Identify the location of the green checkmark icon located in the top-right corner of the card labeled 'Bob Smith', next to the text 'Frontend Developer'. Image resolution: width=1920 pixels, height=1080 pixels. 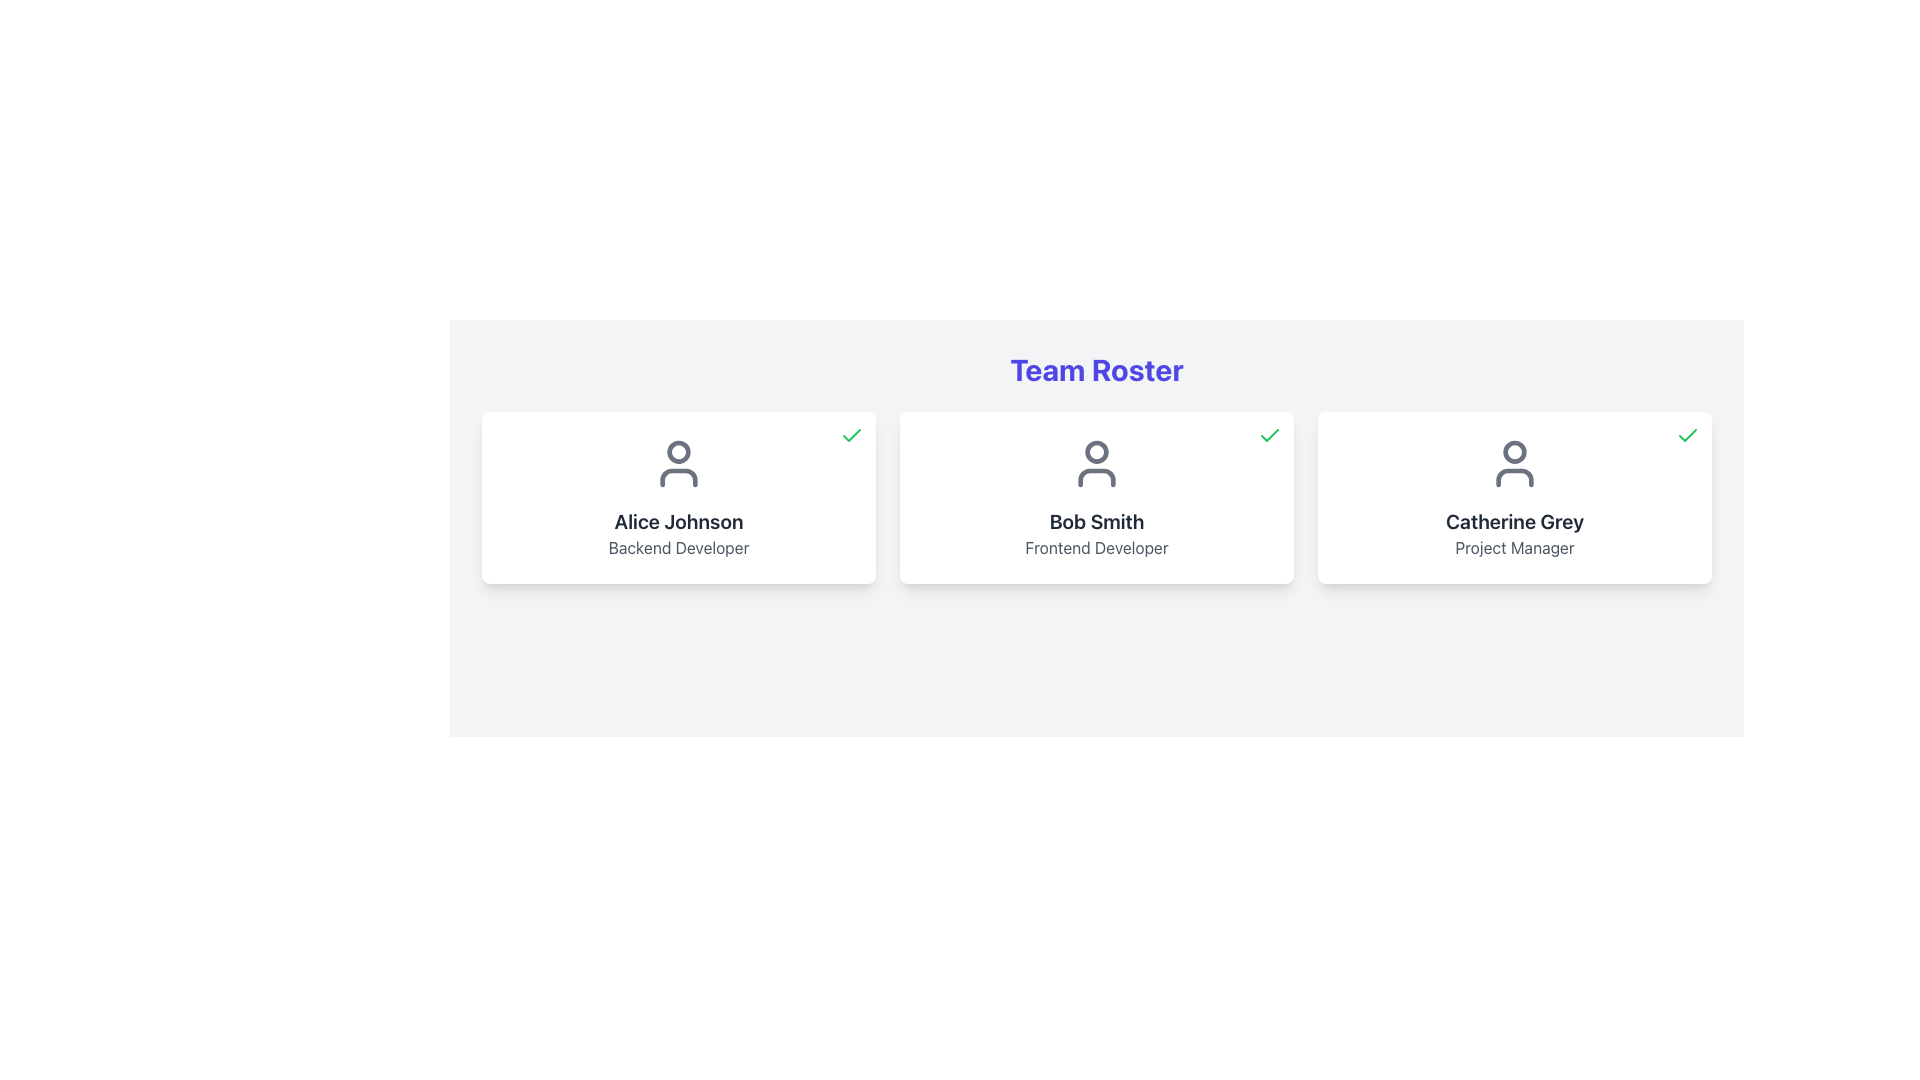
(1269, 434).